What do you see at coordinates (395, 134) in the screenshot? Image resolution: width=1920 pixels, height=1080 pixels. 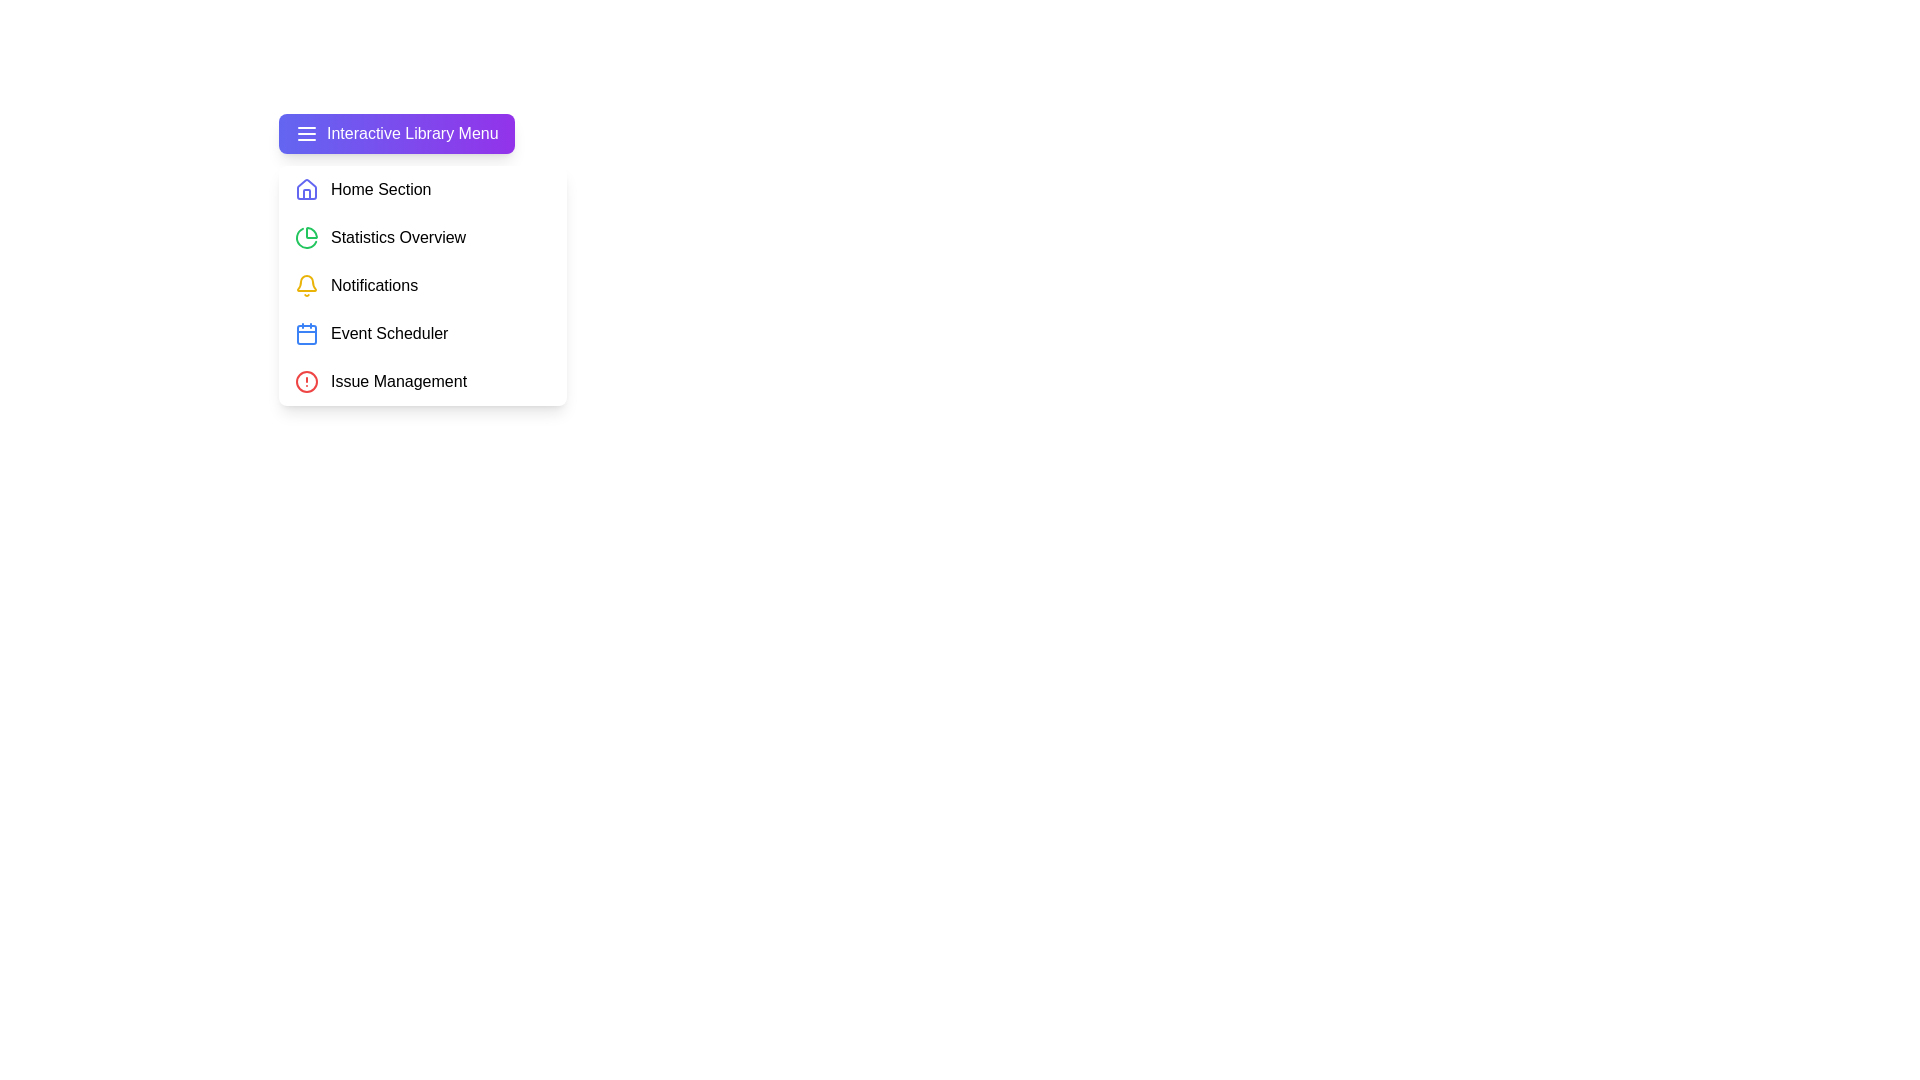 I see `the button labeled 'Interactive Library Menu' to toggle the menu visibility` at bounding box center [395, 134].